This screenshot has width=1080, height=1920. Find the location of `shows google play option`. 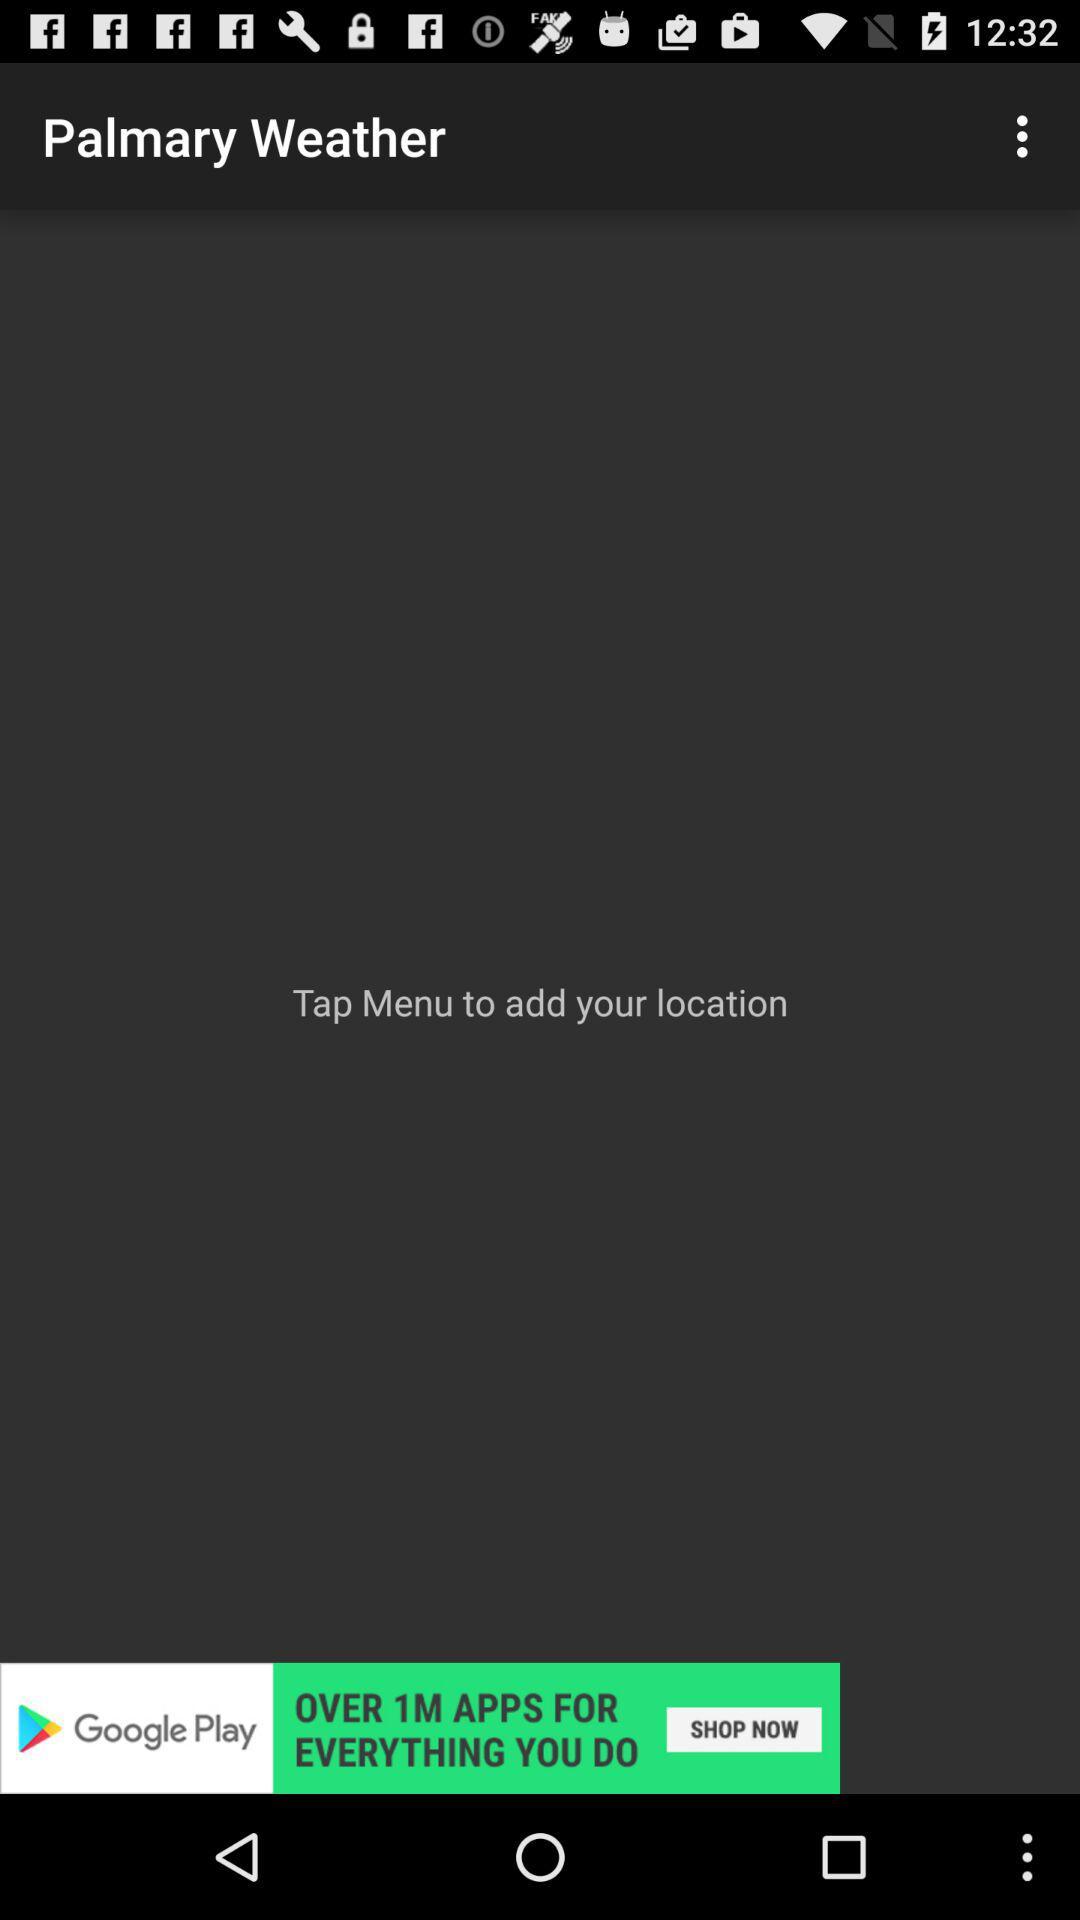

shows google play option is located at coordinates (540, 1727).